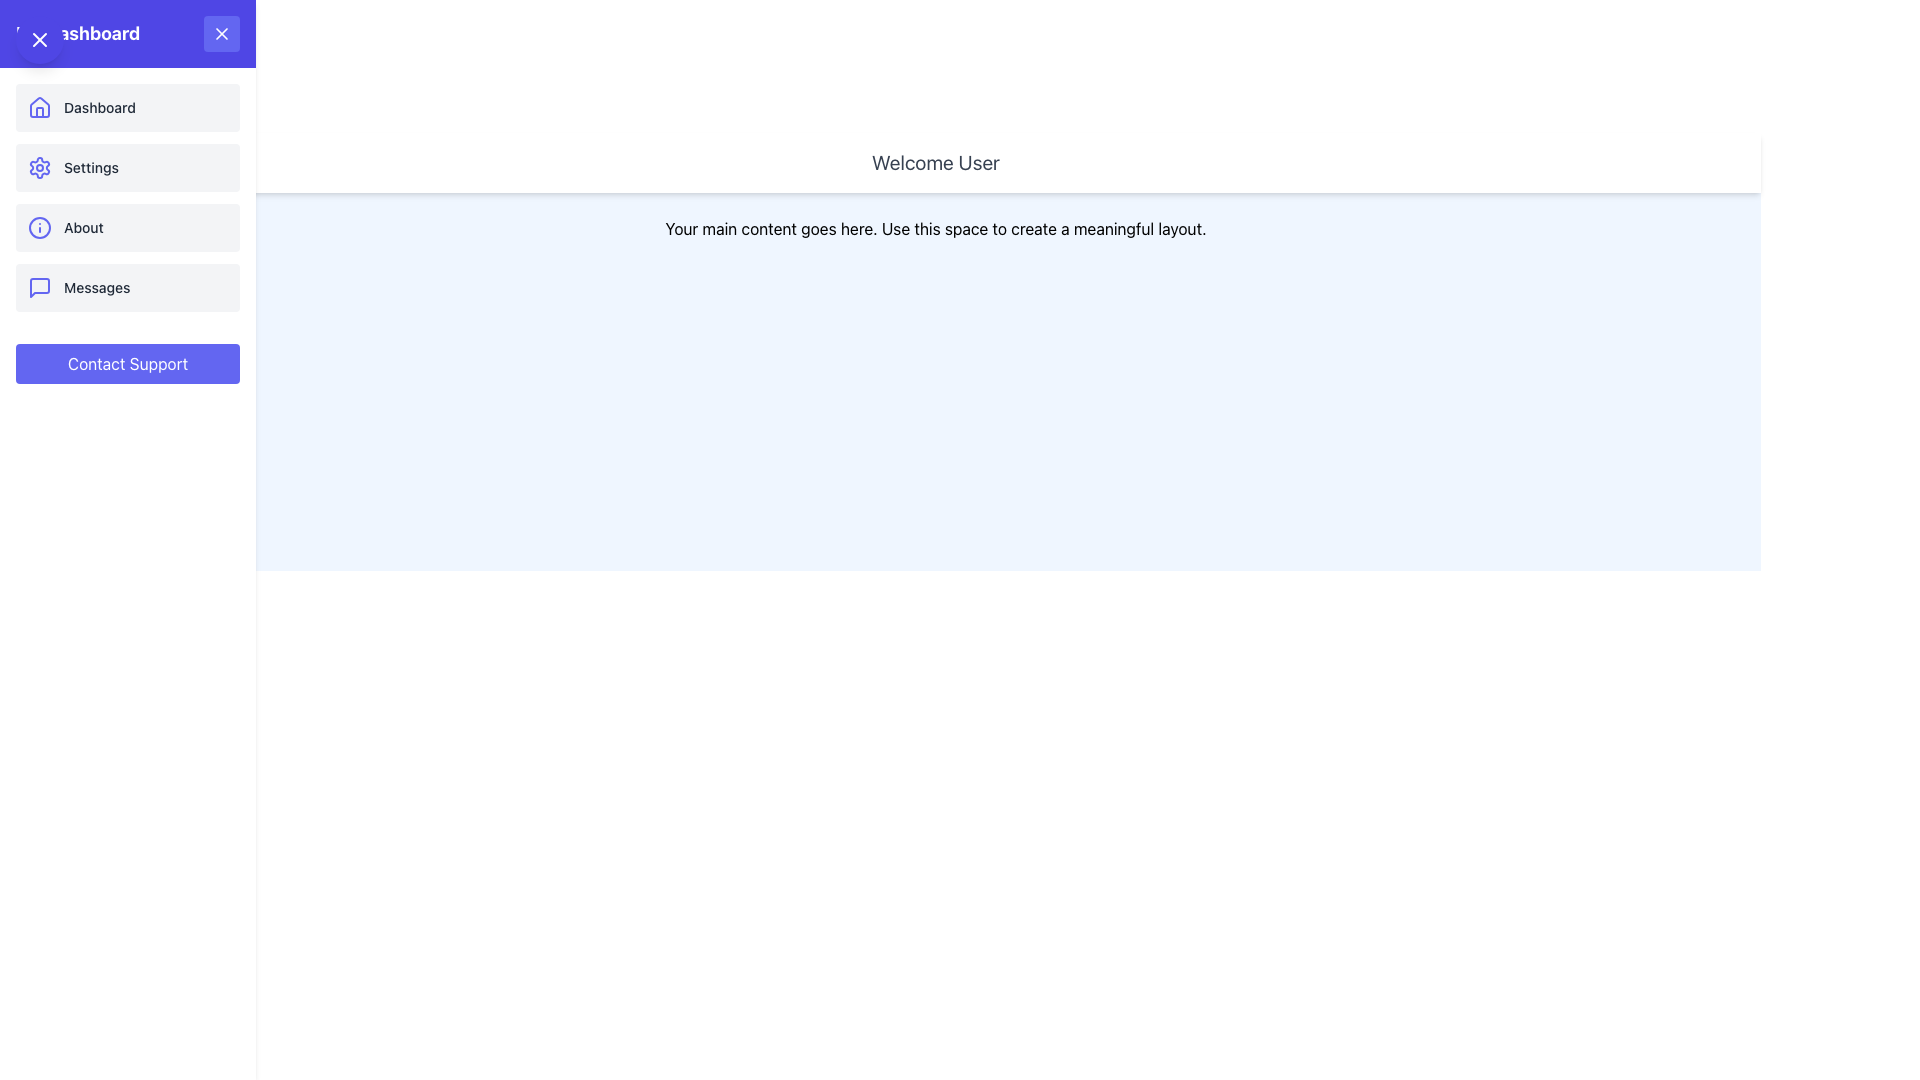 The height and width of the screenshot is (1080, 1920). What do you see at coordinates (127, 363) in the screenshot?
I see `the 'Contact Support' button with indigo color and white text` at bounding box center [127, 363].